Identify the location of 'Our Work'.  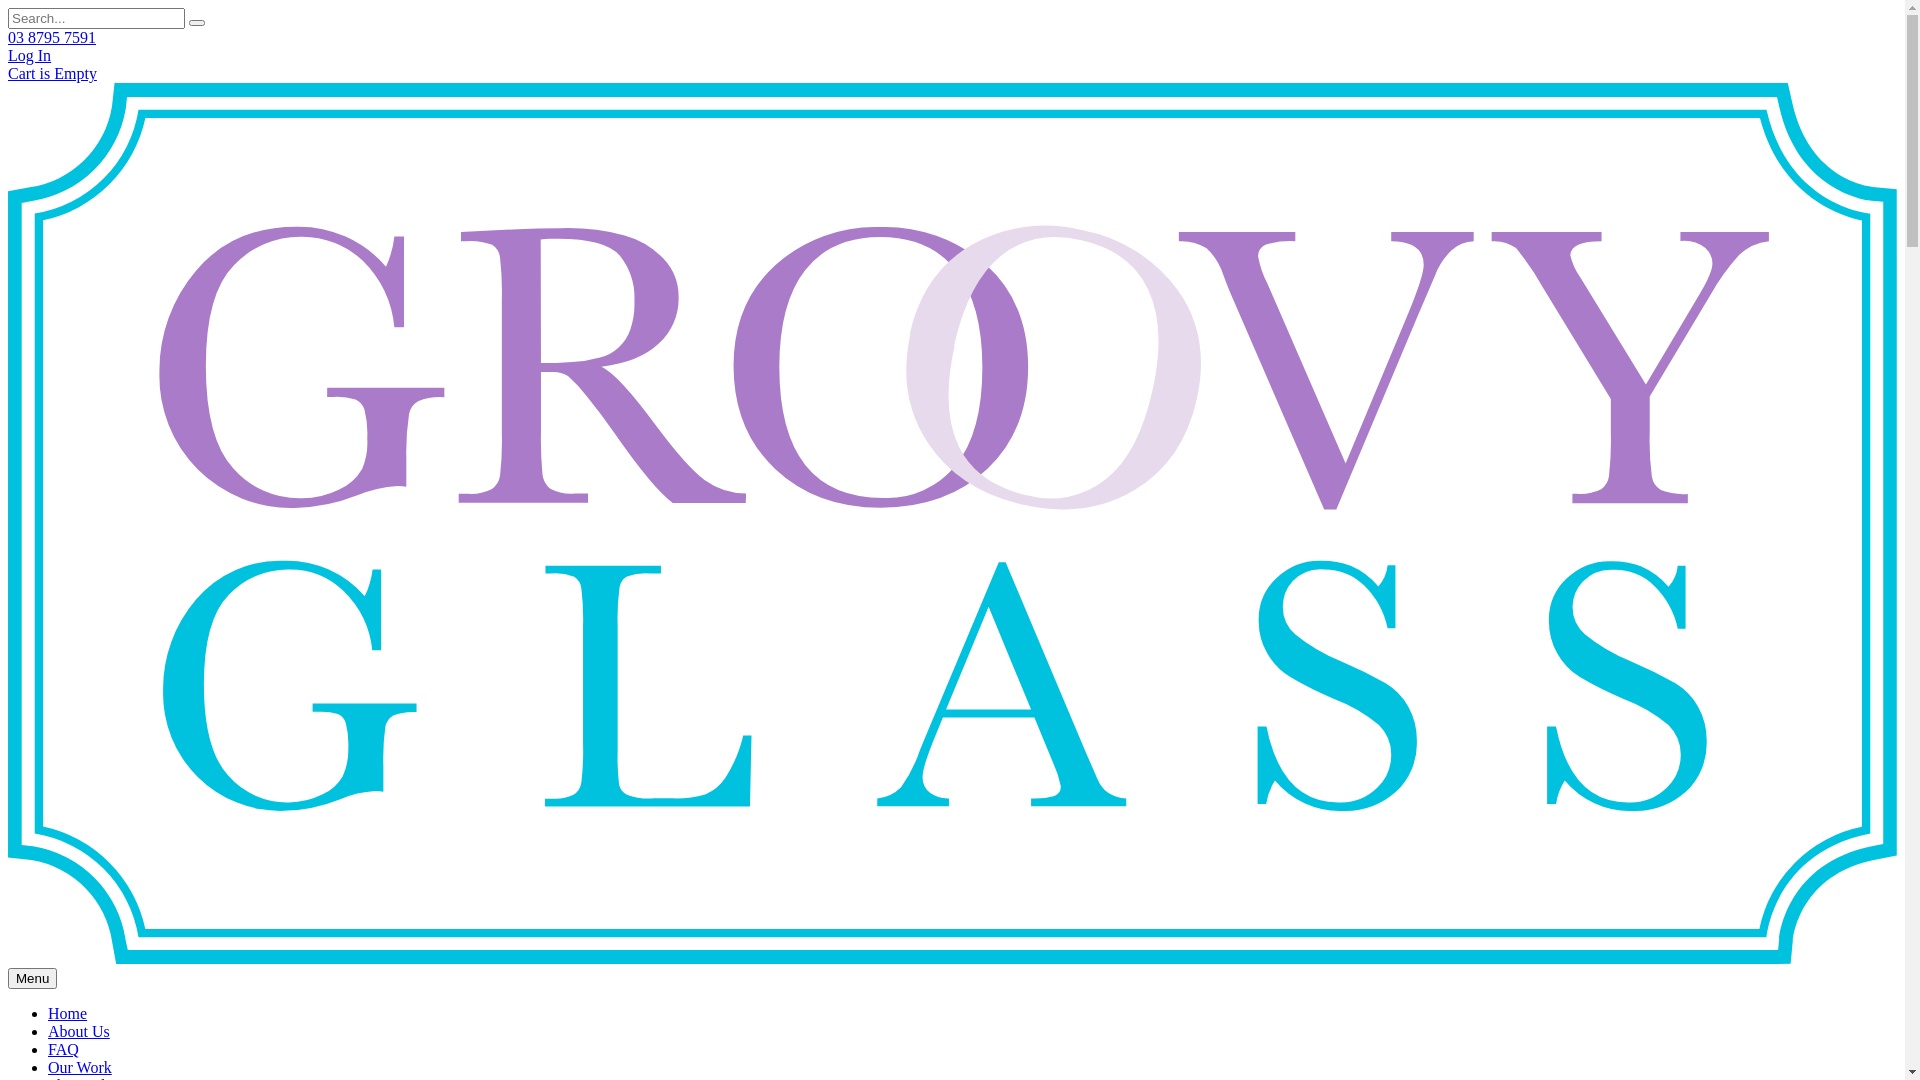
(48, 1066).